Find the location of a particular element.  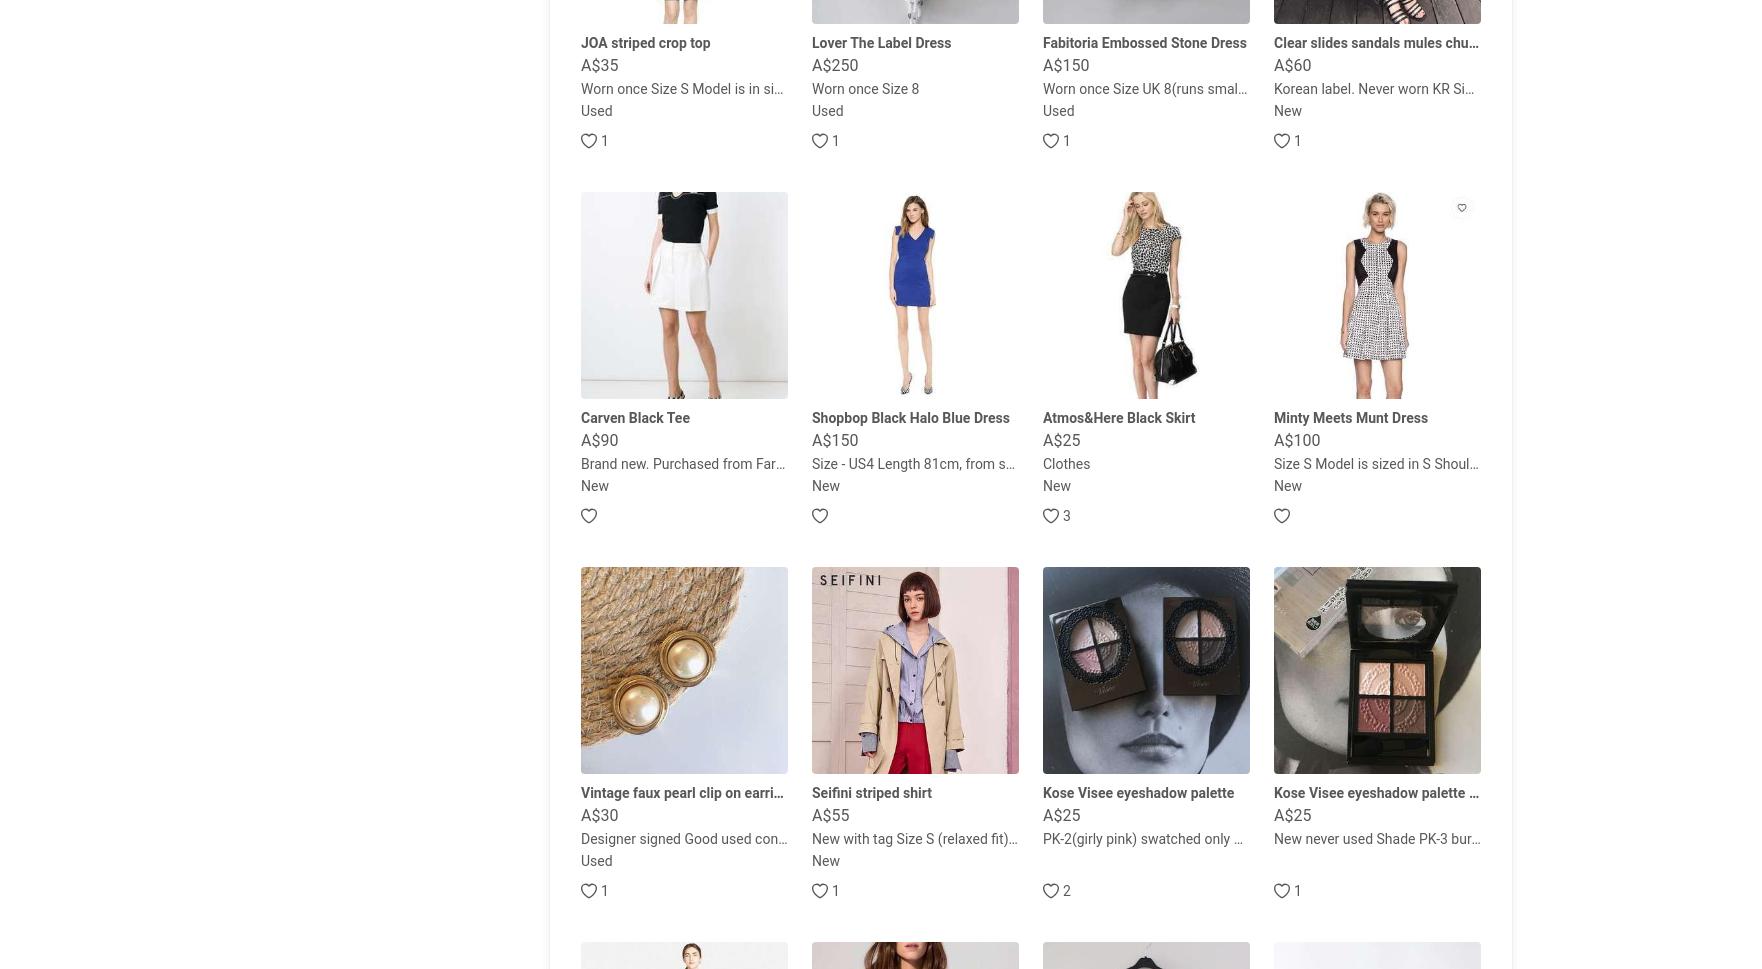

'PK-2(girly pink) swatched only BR-1(gold brown) gently used, sponge brush missing  Buy together for $25  No box' is located at coordinates (1389, 837).